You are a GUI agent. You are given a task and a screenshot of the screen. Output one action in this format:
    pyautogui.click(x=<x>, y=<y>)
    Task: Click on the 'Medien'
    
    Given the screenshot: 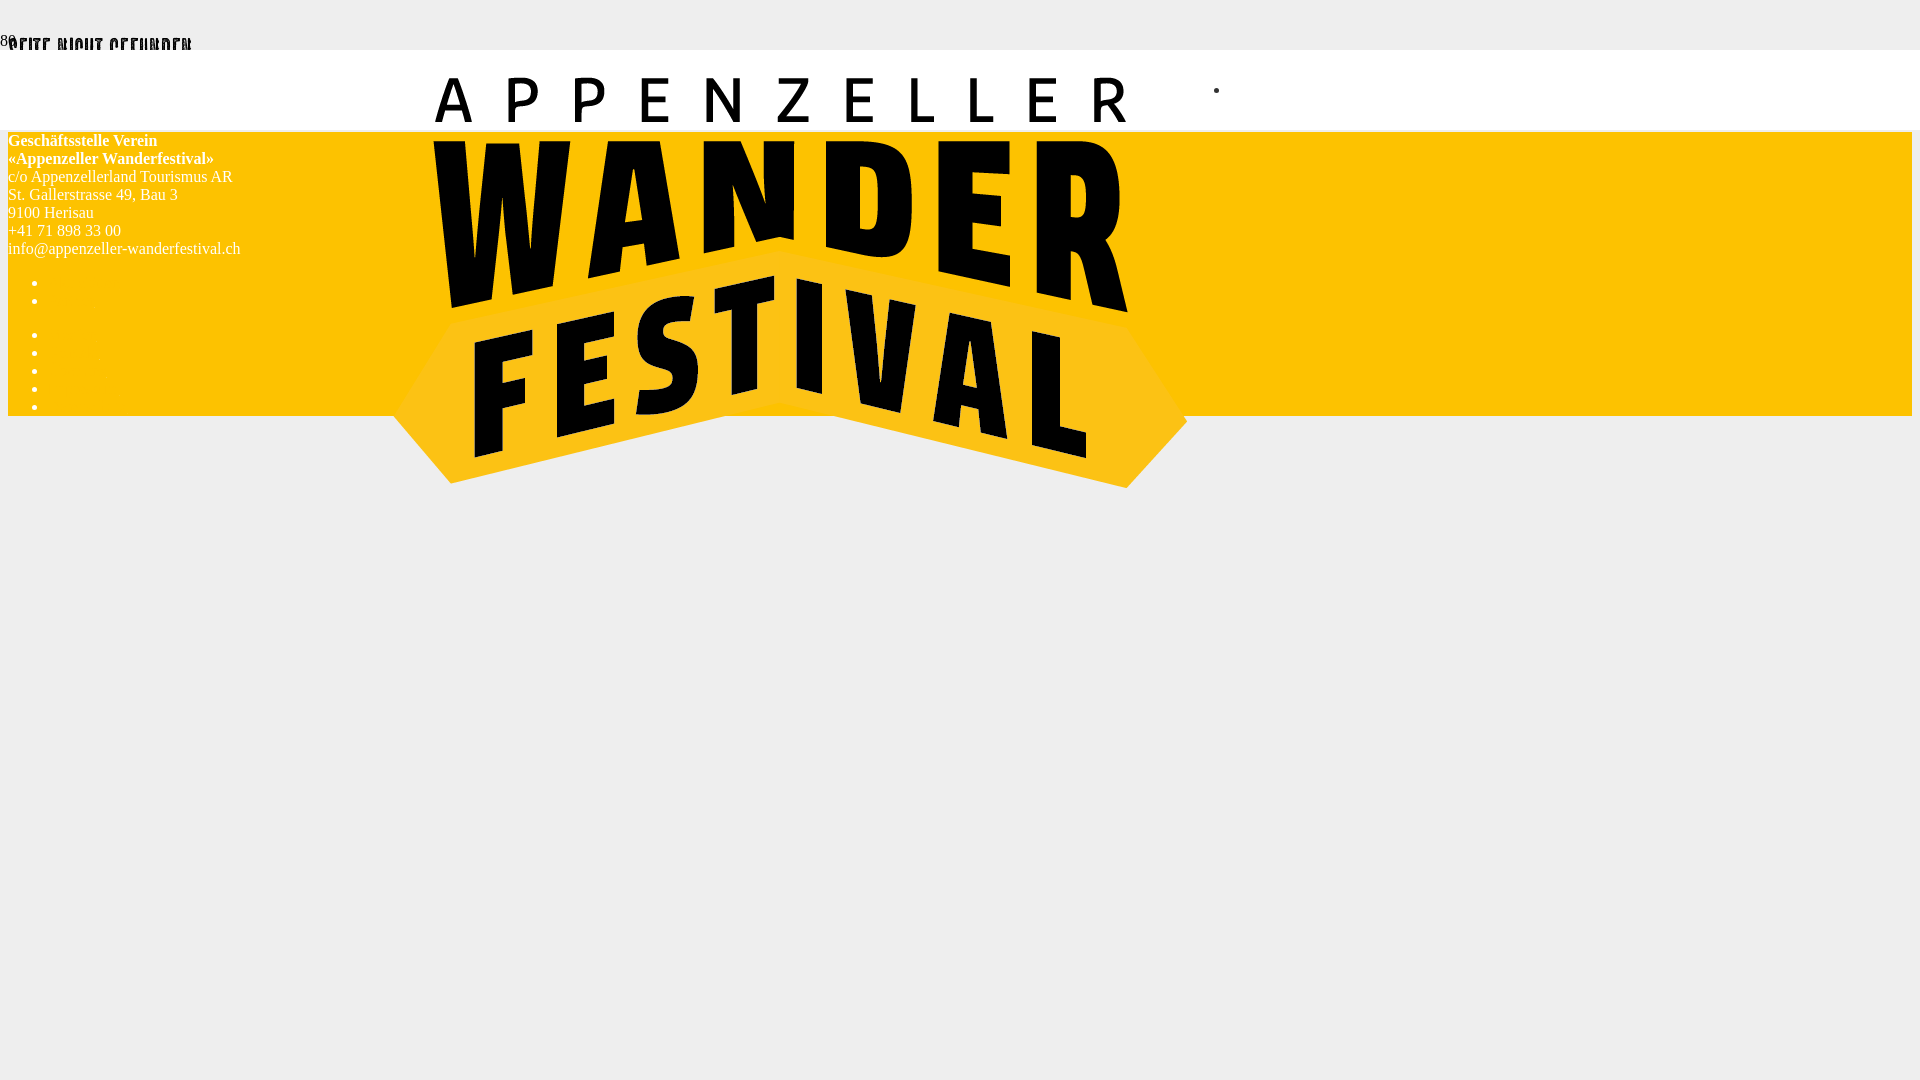 What is the action you would take?
    pyautogui.click(x=72, y=333)
    